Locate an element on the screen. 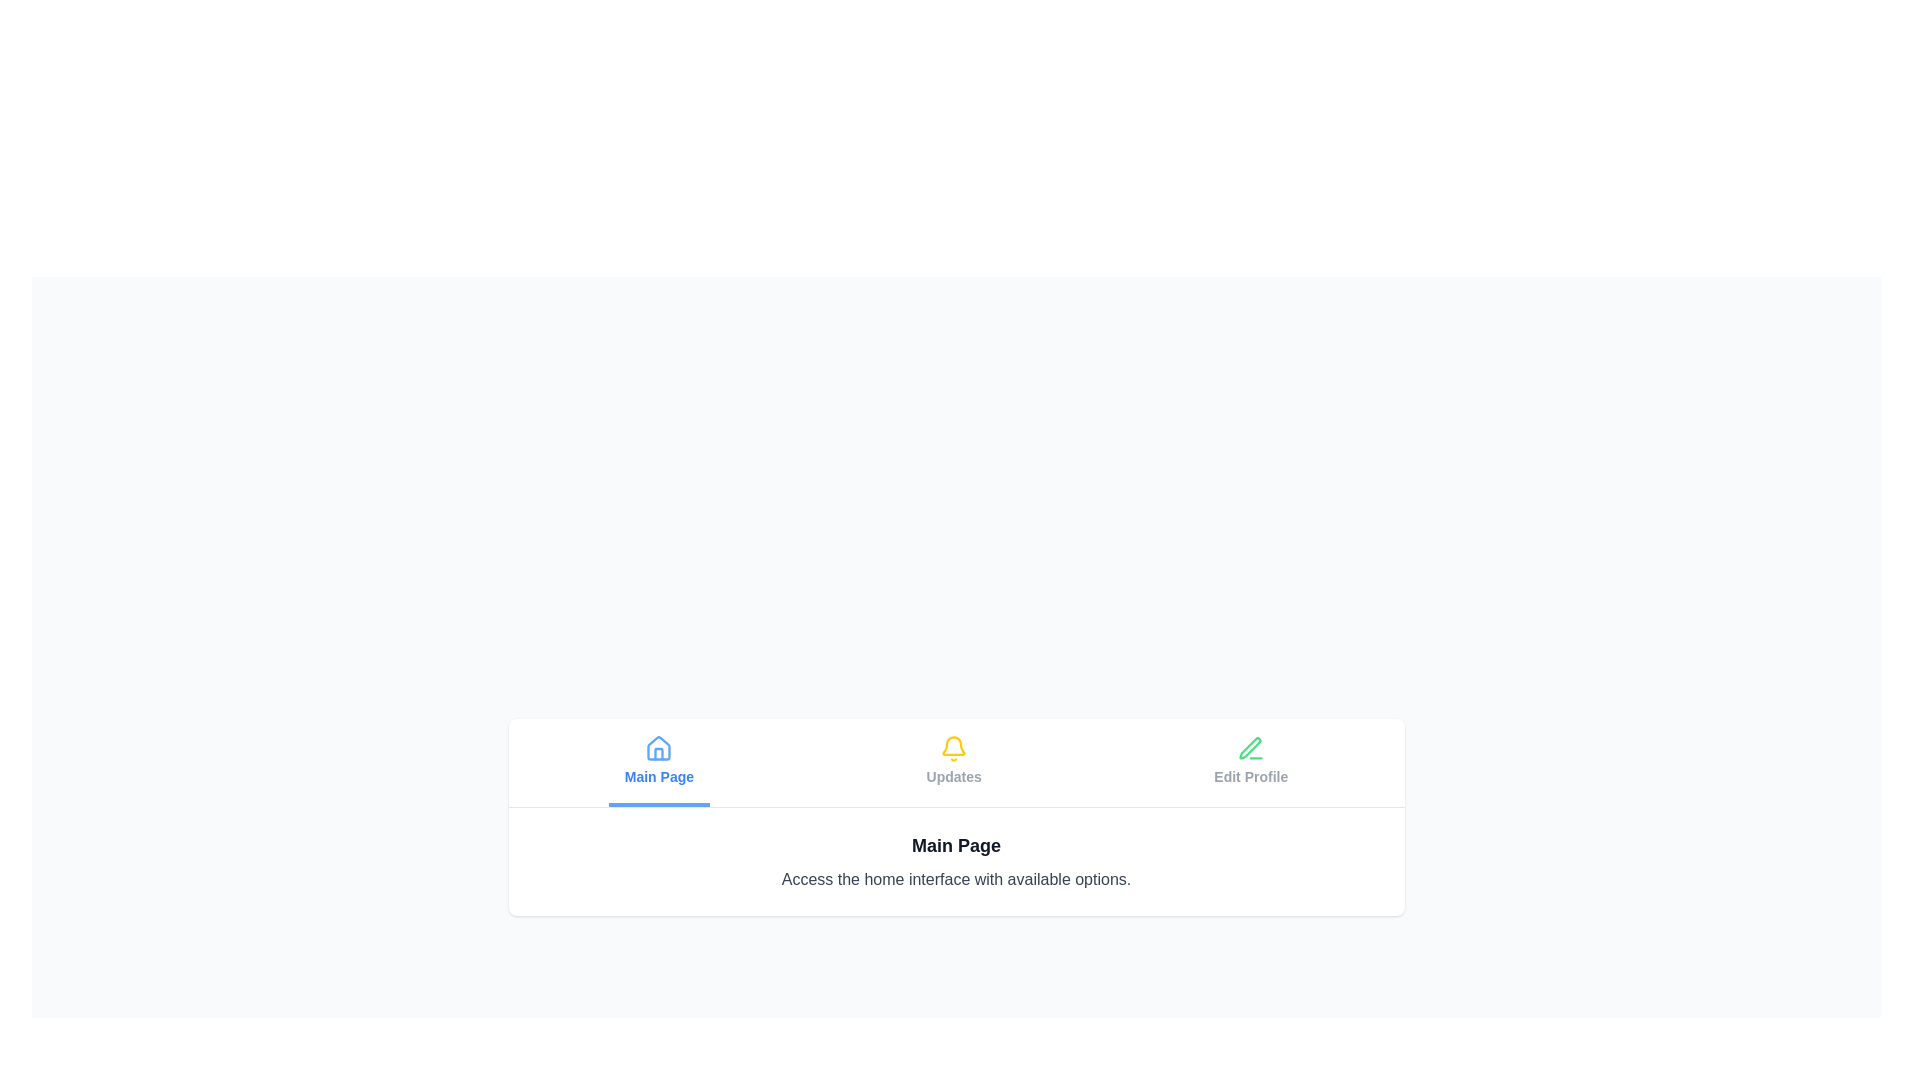  the border area of the tab labeled 'Main Page' to test its hover effect is located at coordinates (659, 762).